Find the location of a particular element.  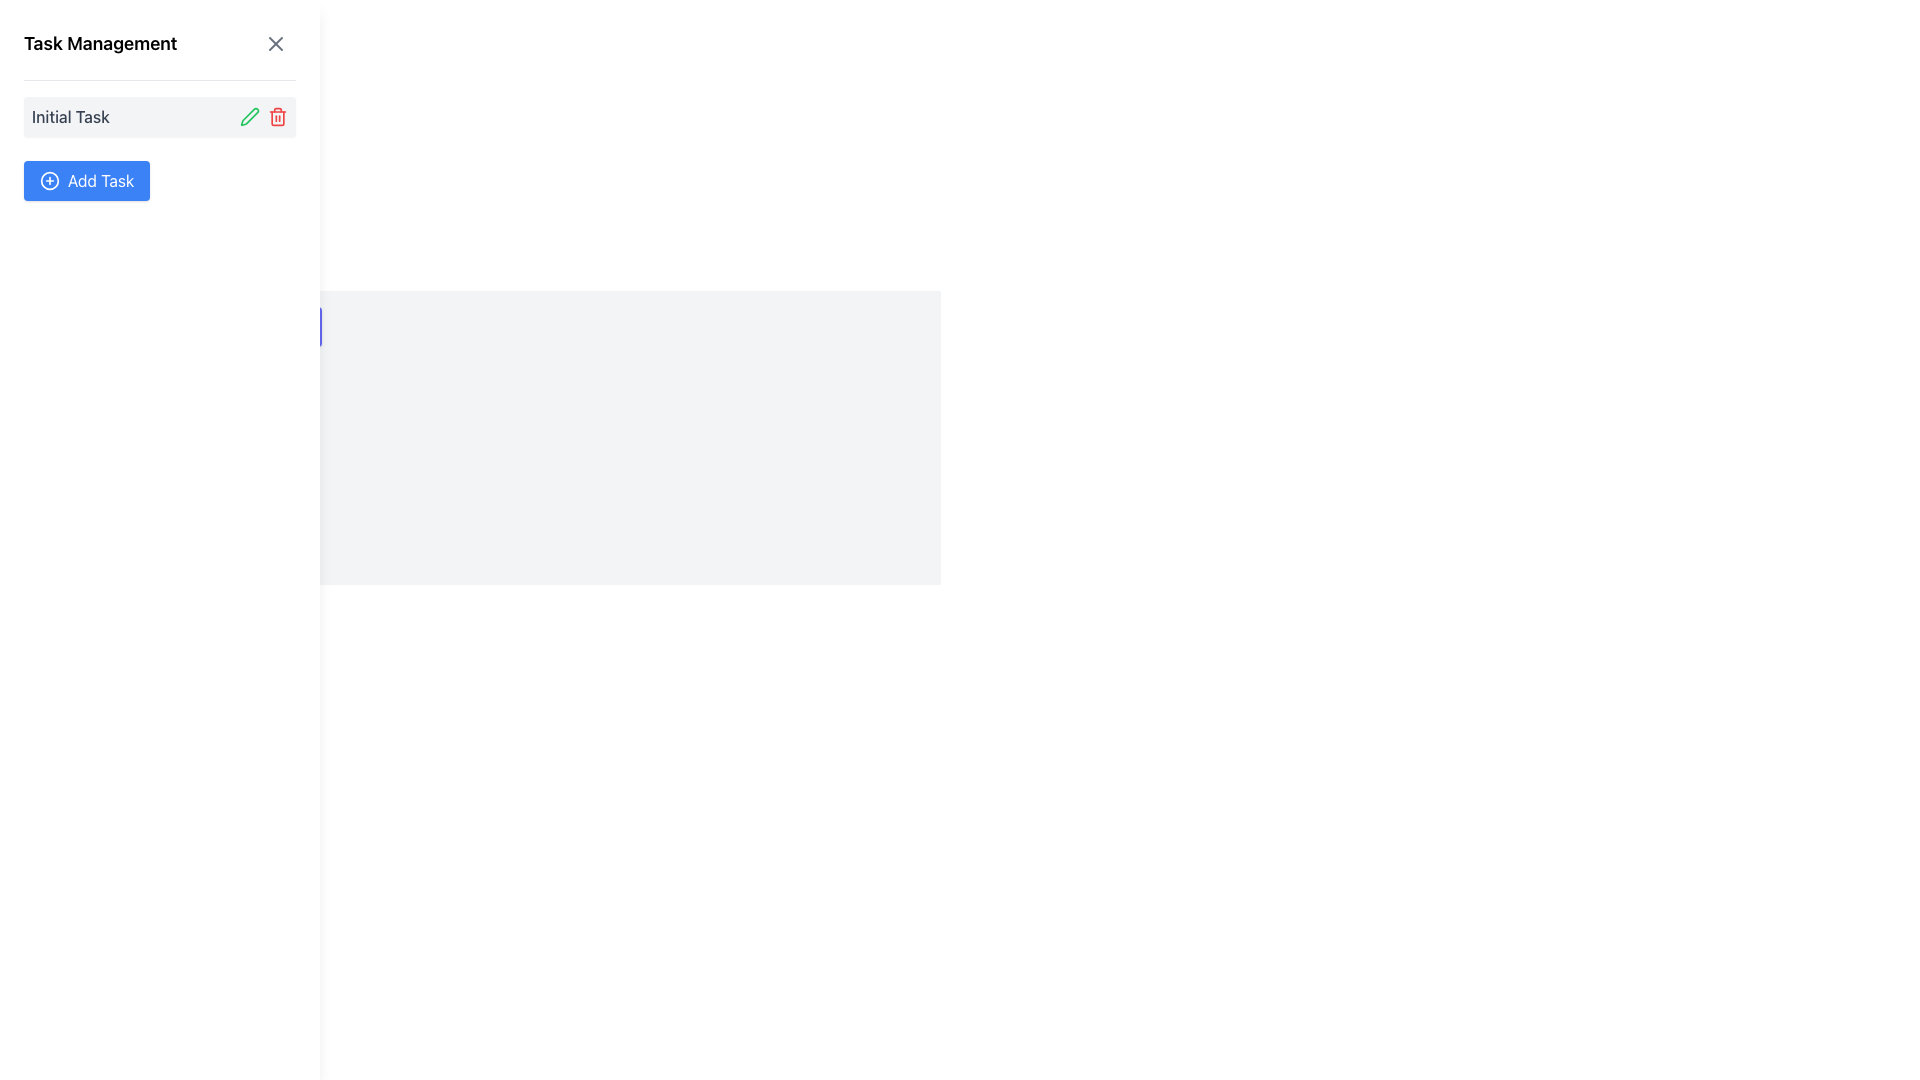

the delete button located to the right of the 'Initial Task' title in the Task Management panel is located at coordinates (277, 116).